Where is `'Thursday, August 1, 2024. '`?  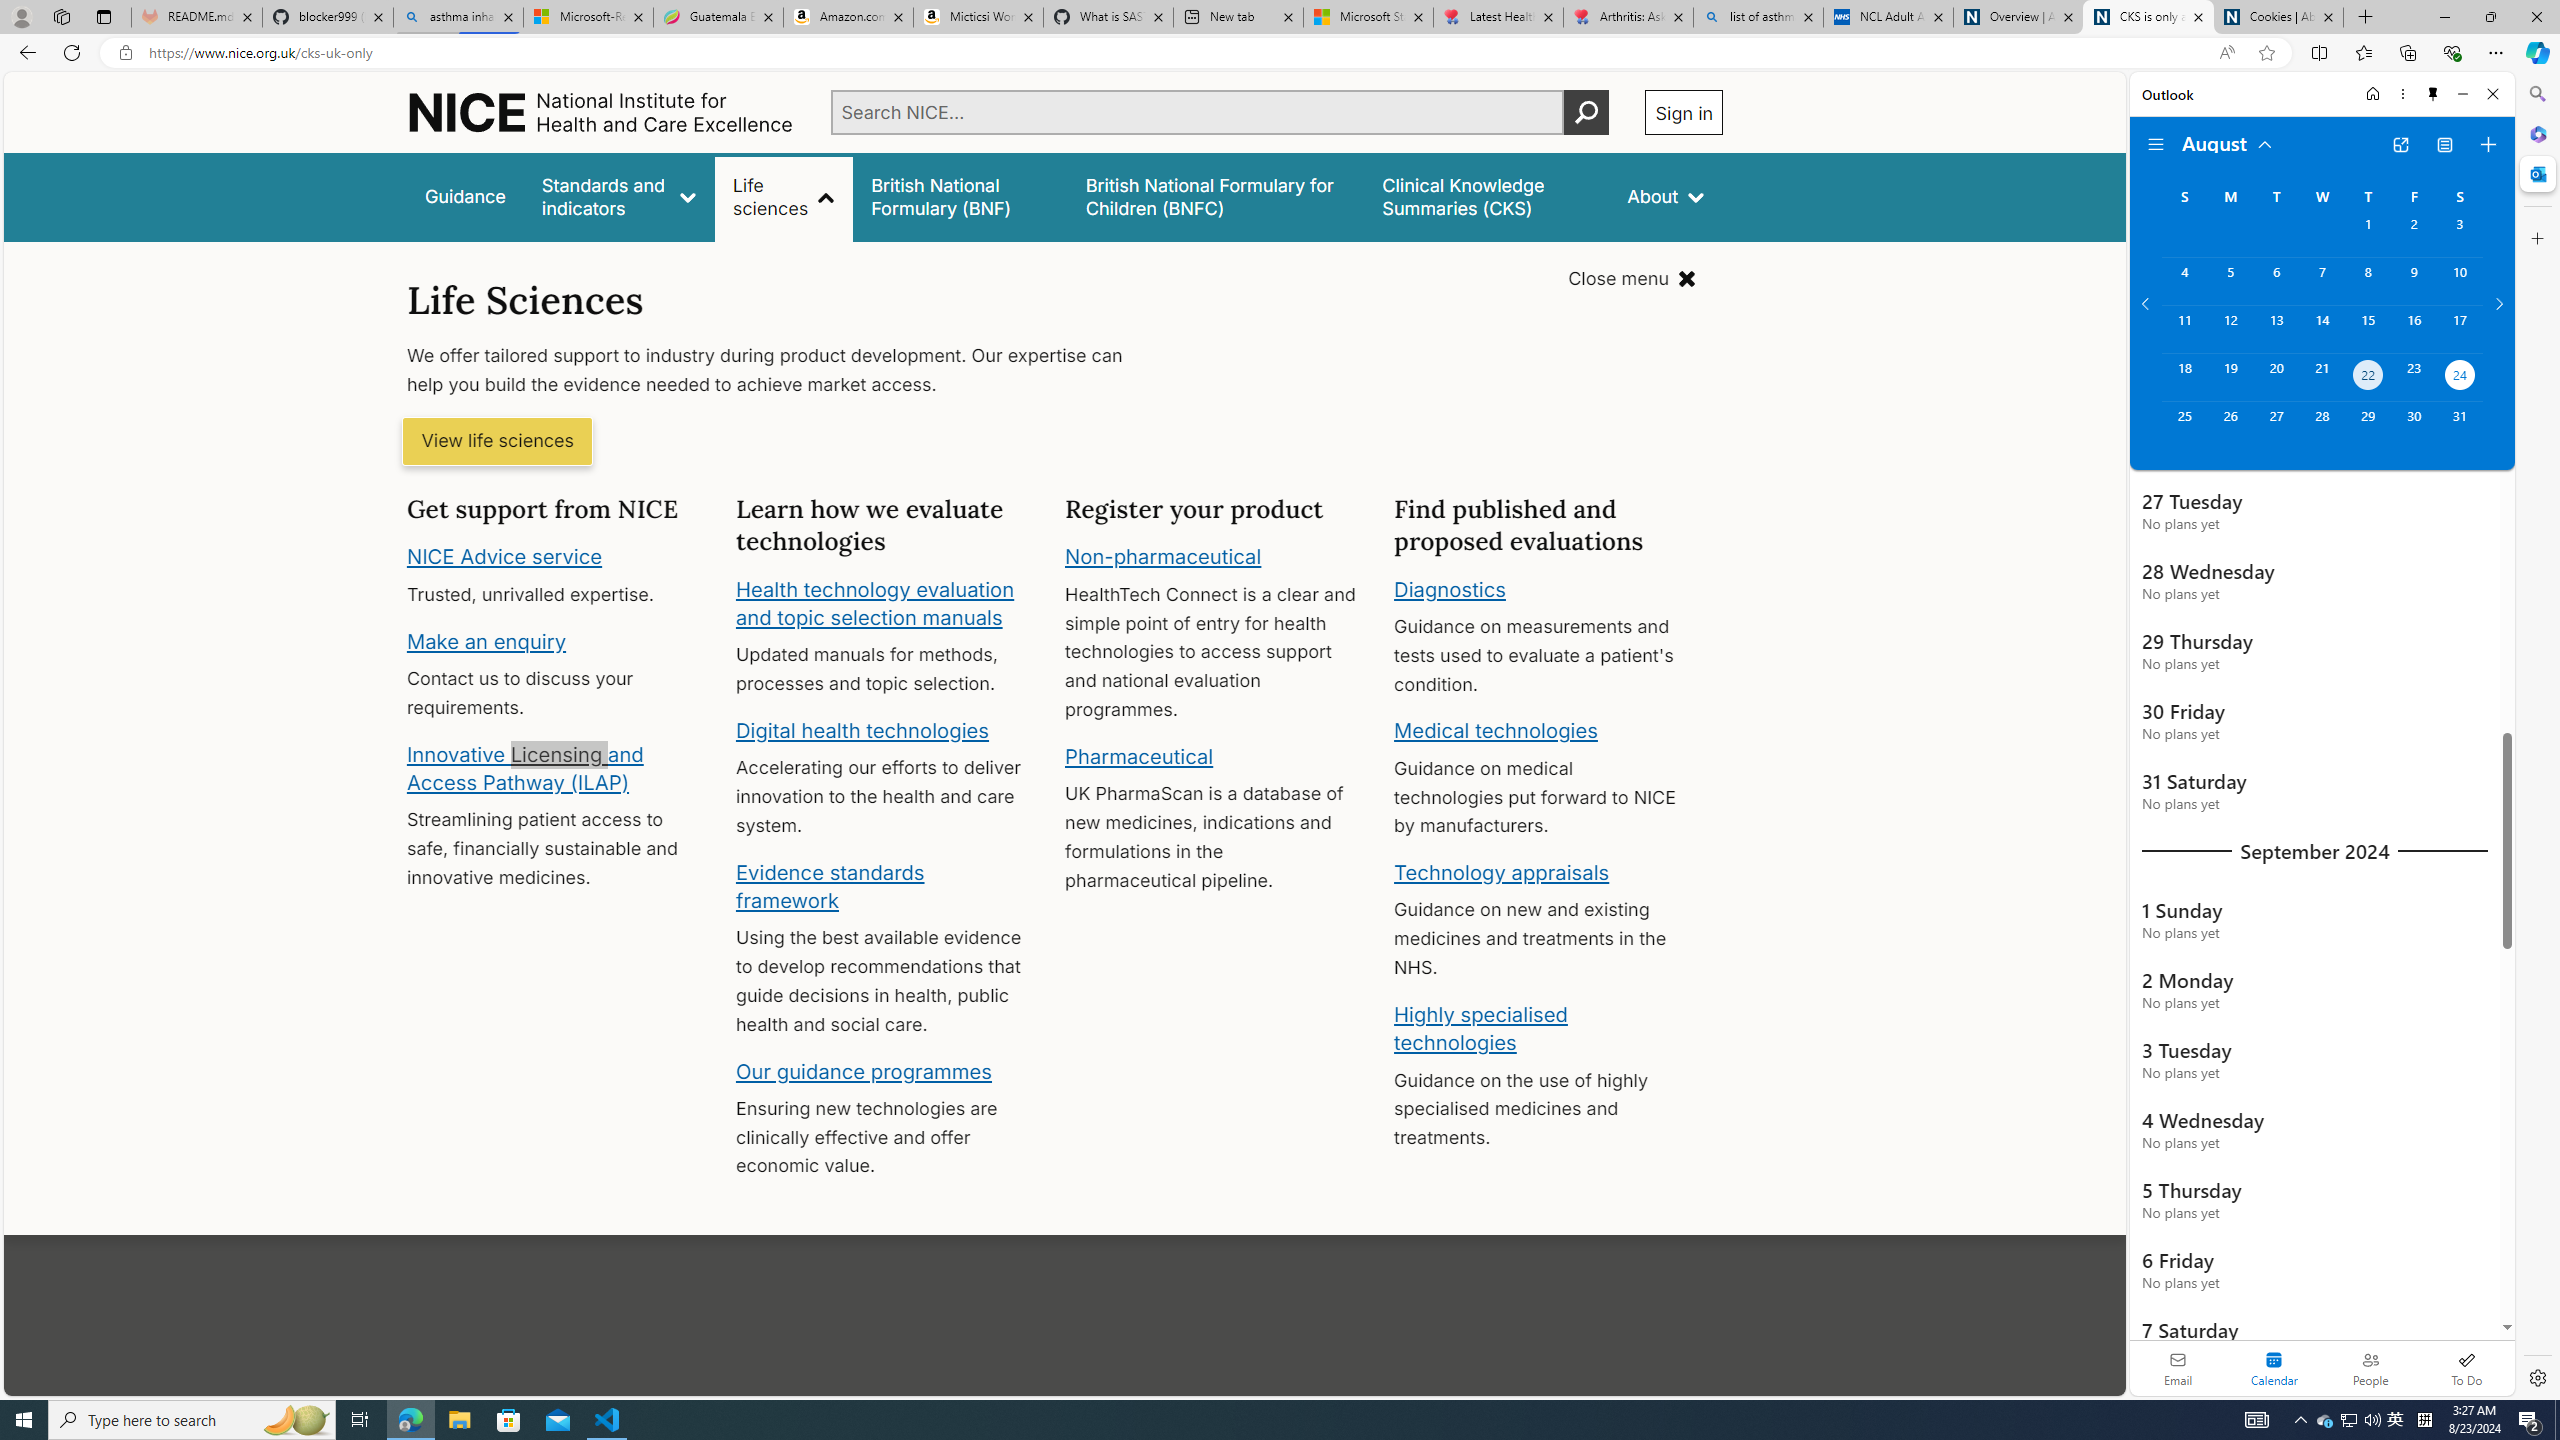 'Thursday, August 1, 2024. ' is located at coordinates (2368, 233).